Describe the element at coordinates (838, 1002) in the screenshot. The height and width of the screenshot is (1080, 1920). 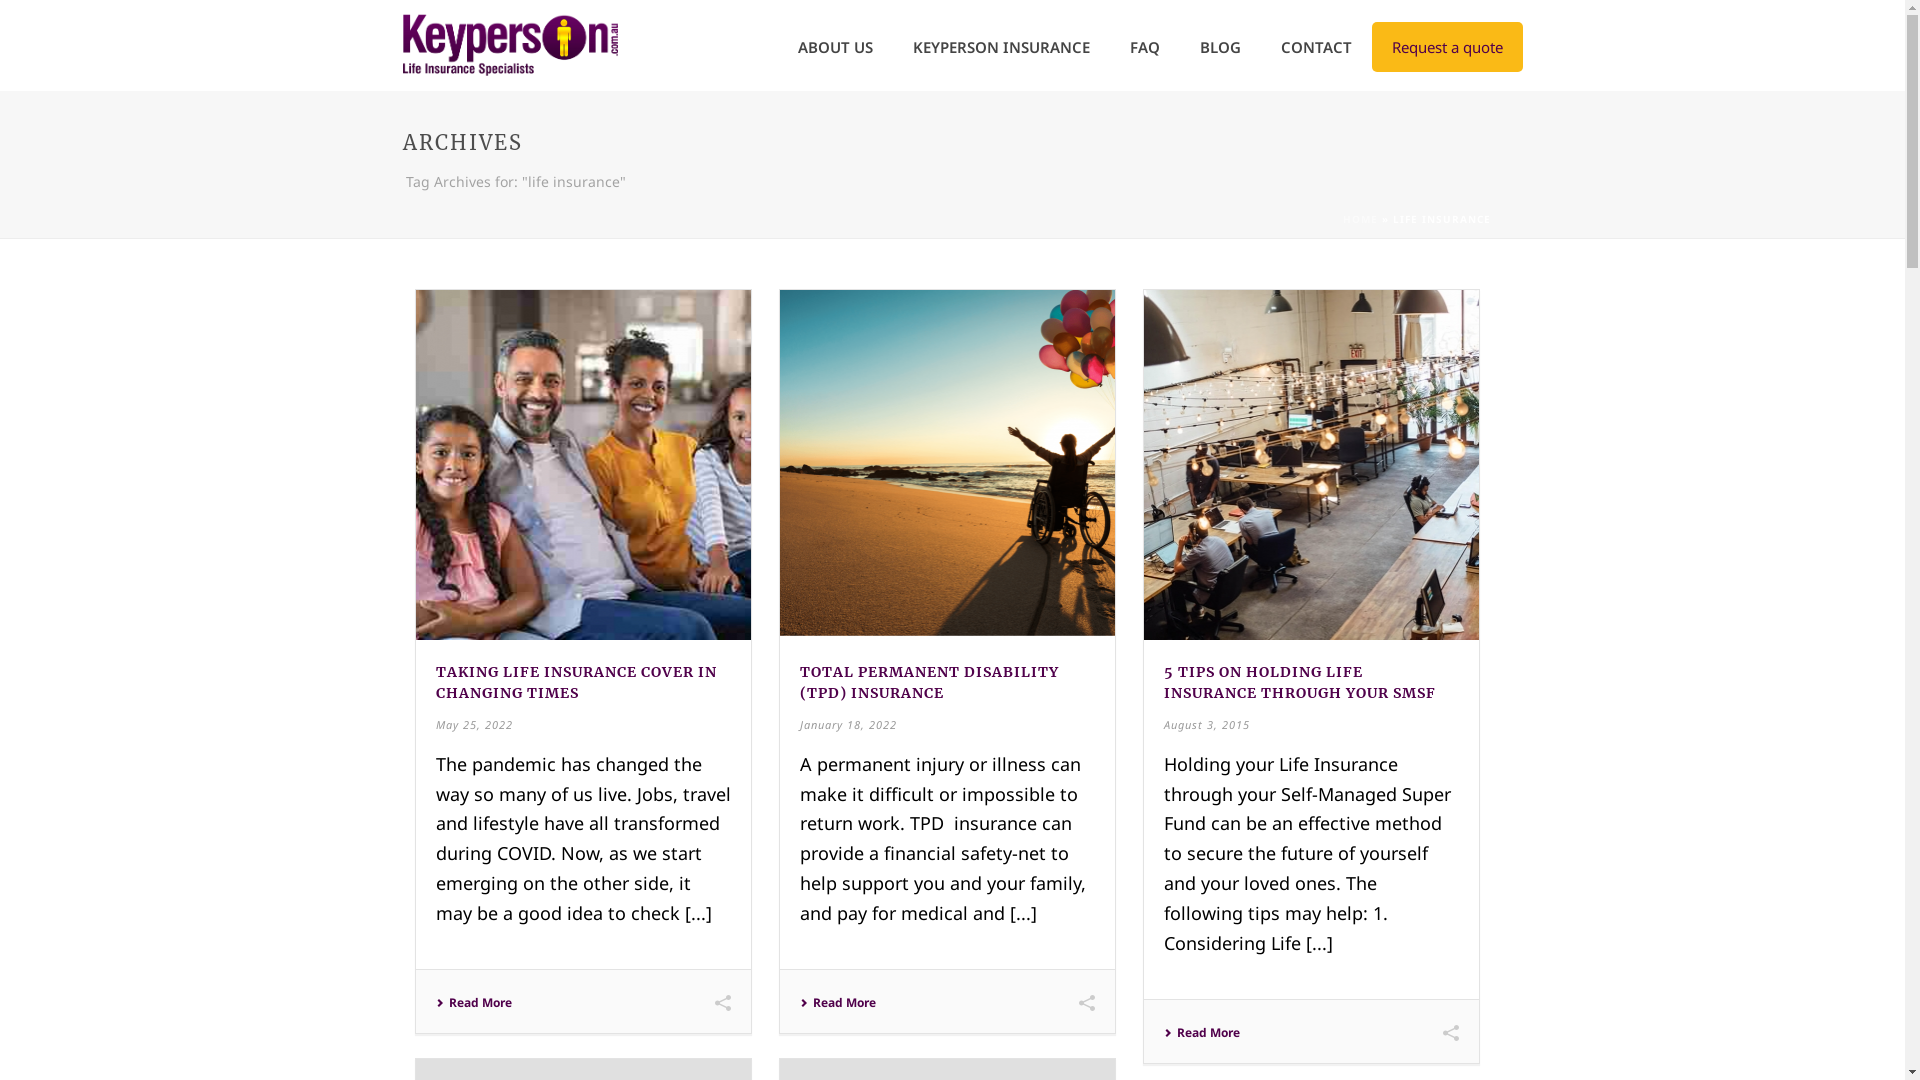
I see `'Read More'` at that location.